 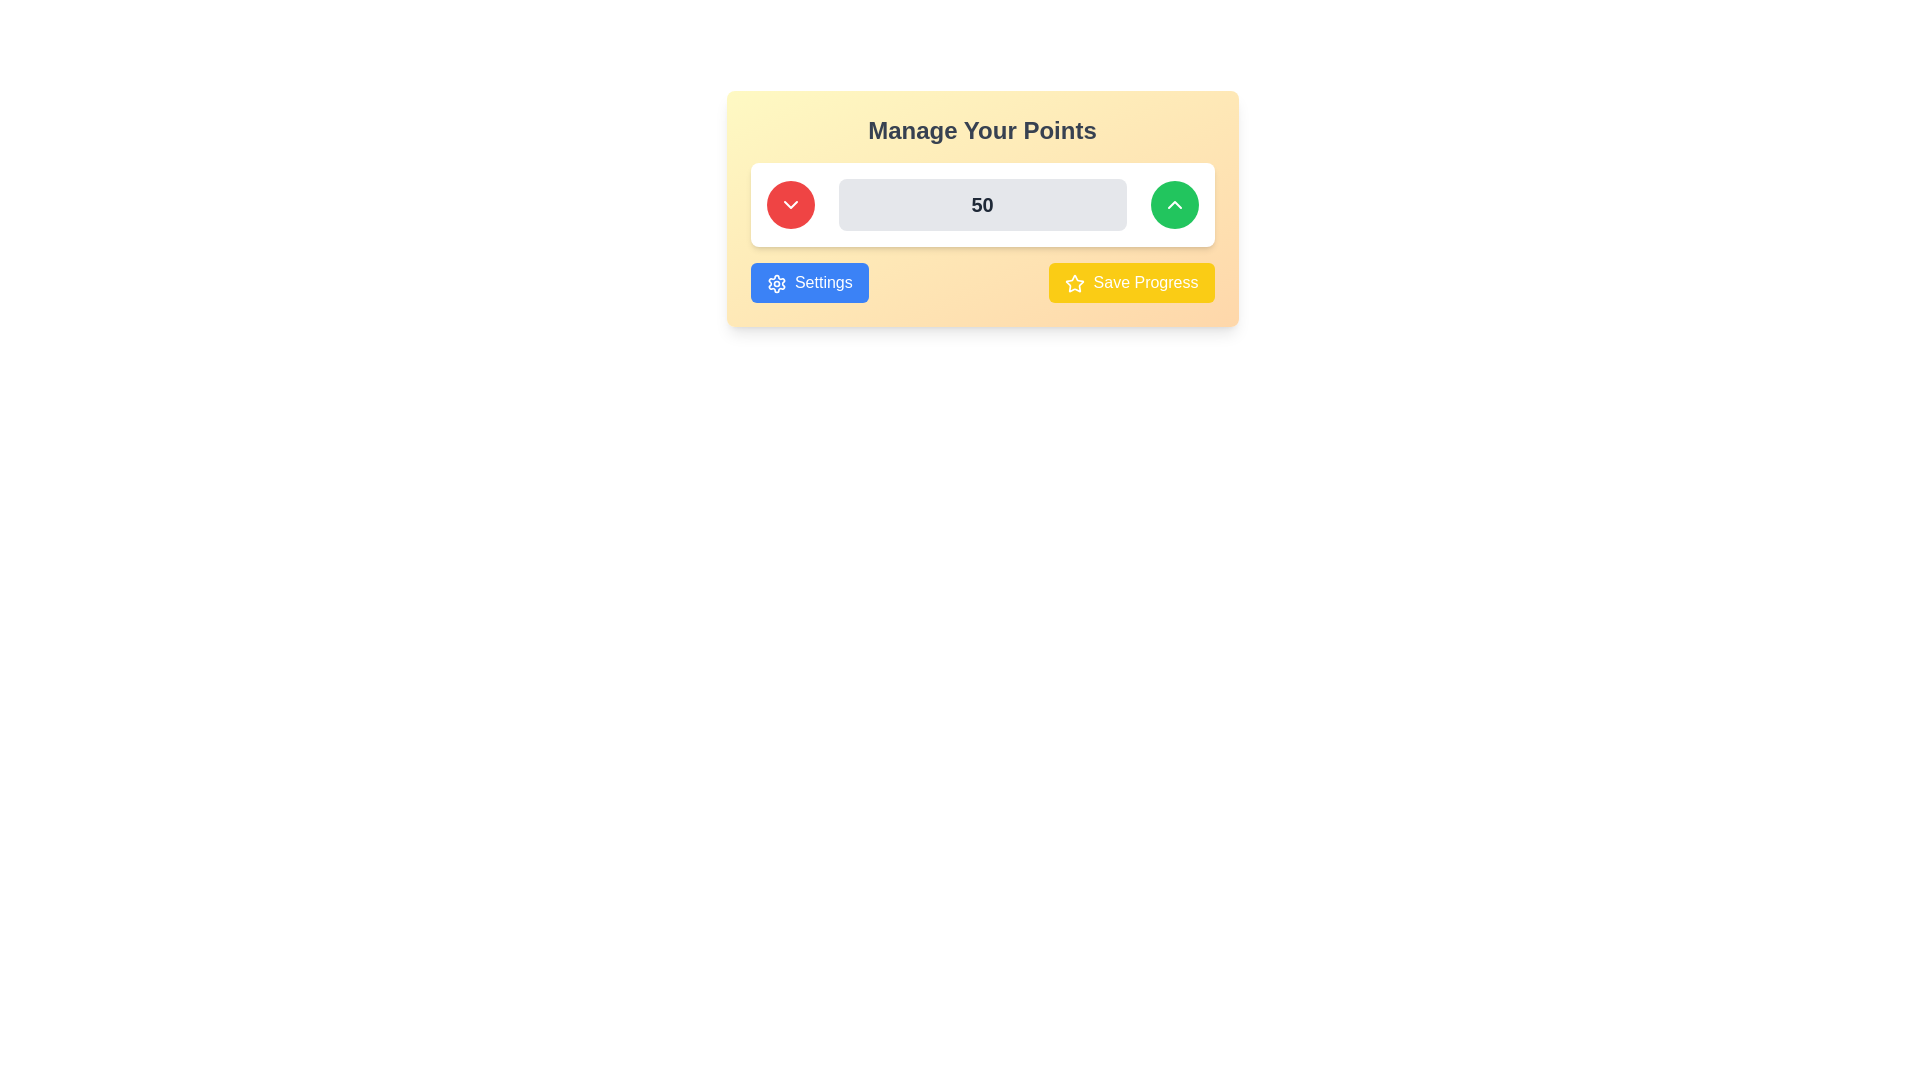 I want to click on the downward chevron icon located in the red circular button, so click(x=789, y=204).